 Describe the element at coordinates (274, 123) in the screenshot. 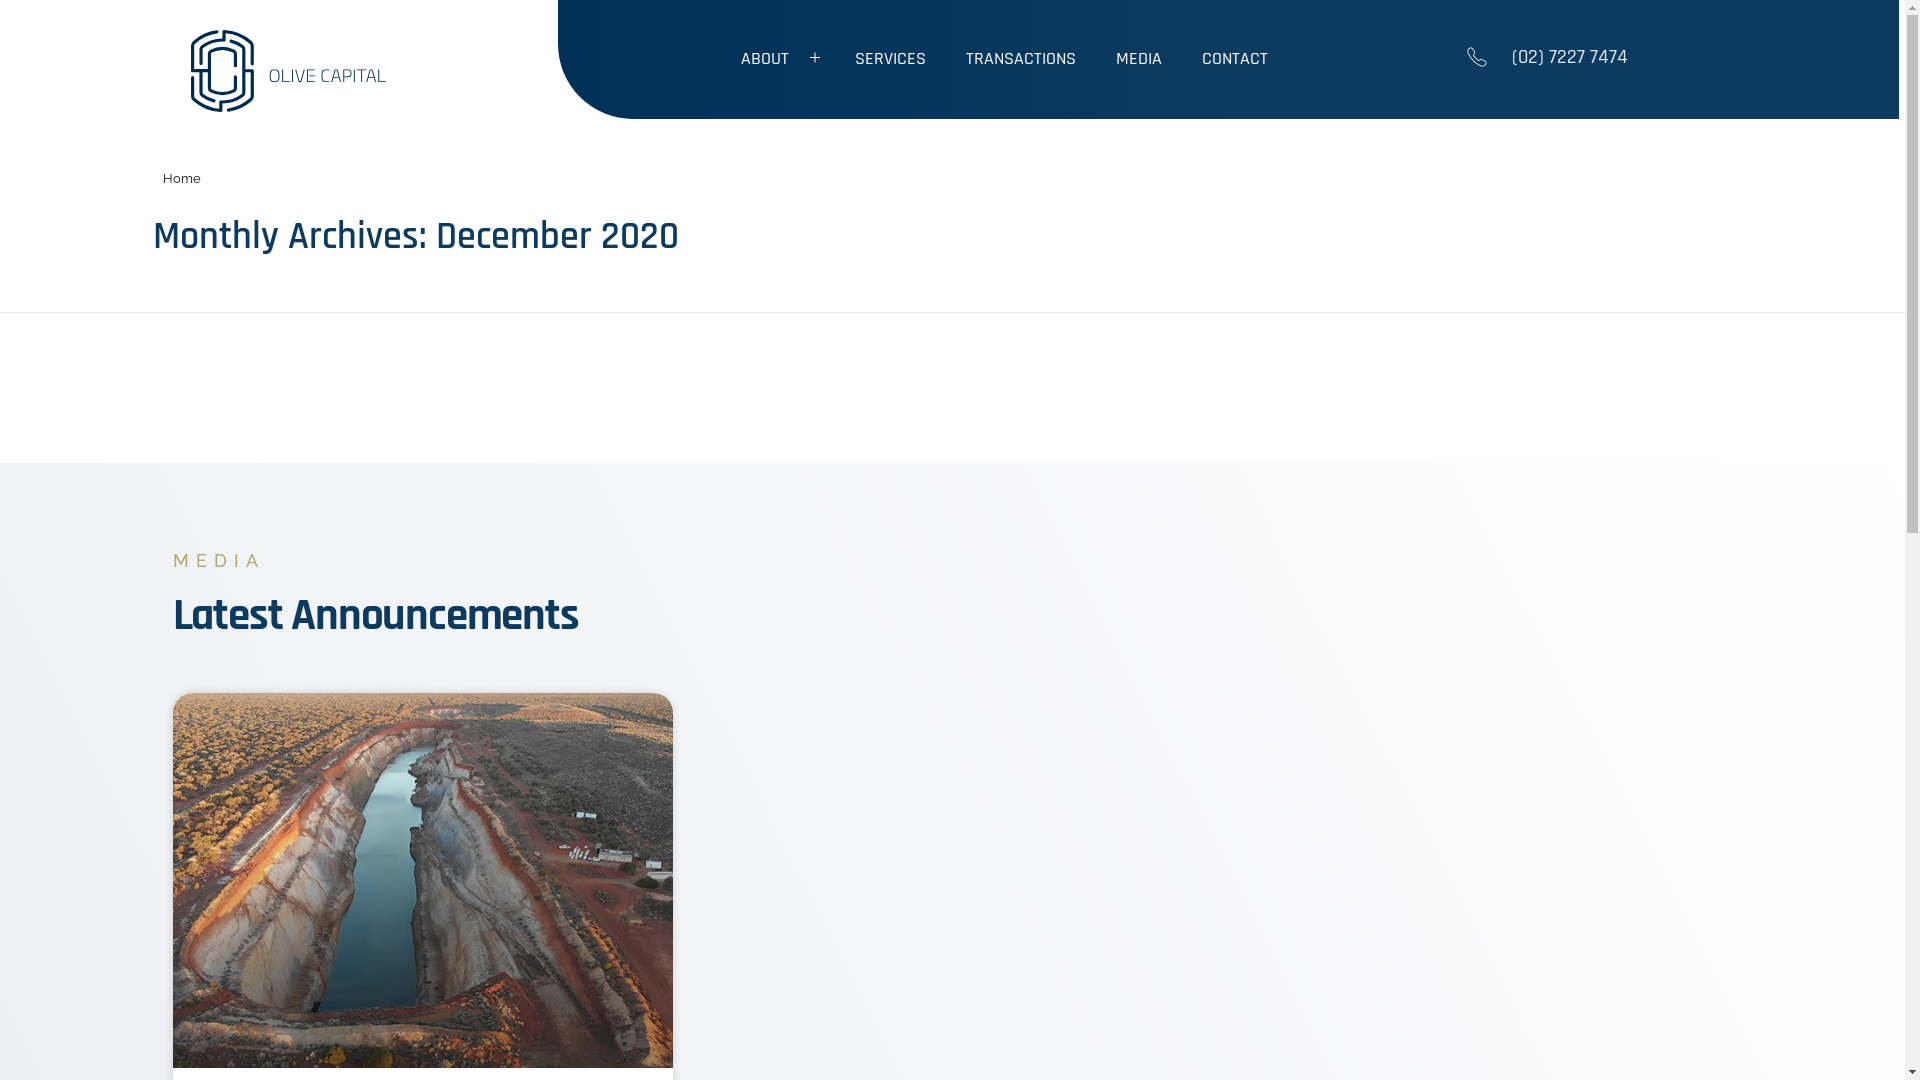

I see `'OLIVE CAPITAL'` at that location.